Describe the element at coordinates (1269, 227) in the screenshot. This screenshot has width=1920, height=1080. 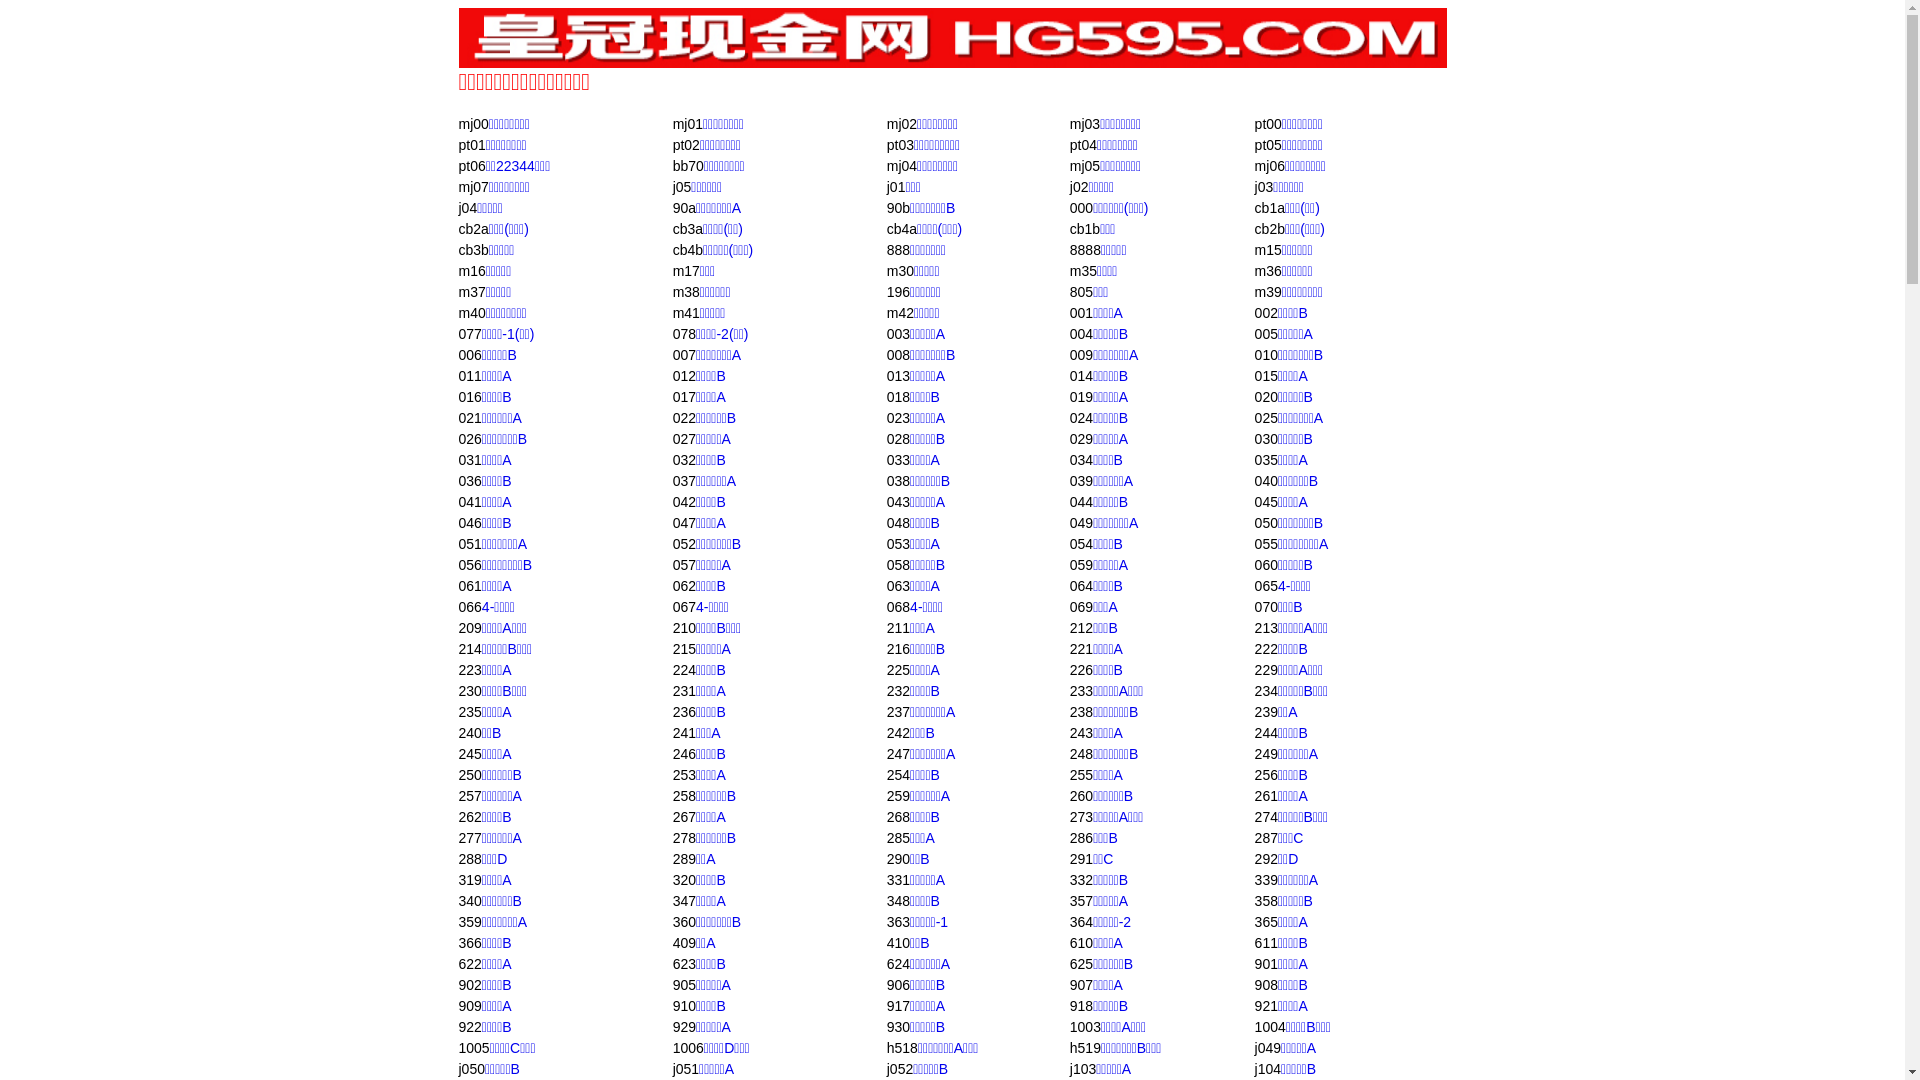
I see `'cb2b'` at that location.